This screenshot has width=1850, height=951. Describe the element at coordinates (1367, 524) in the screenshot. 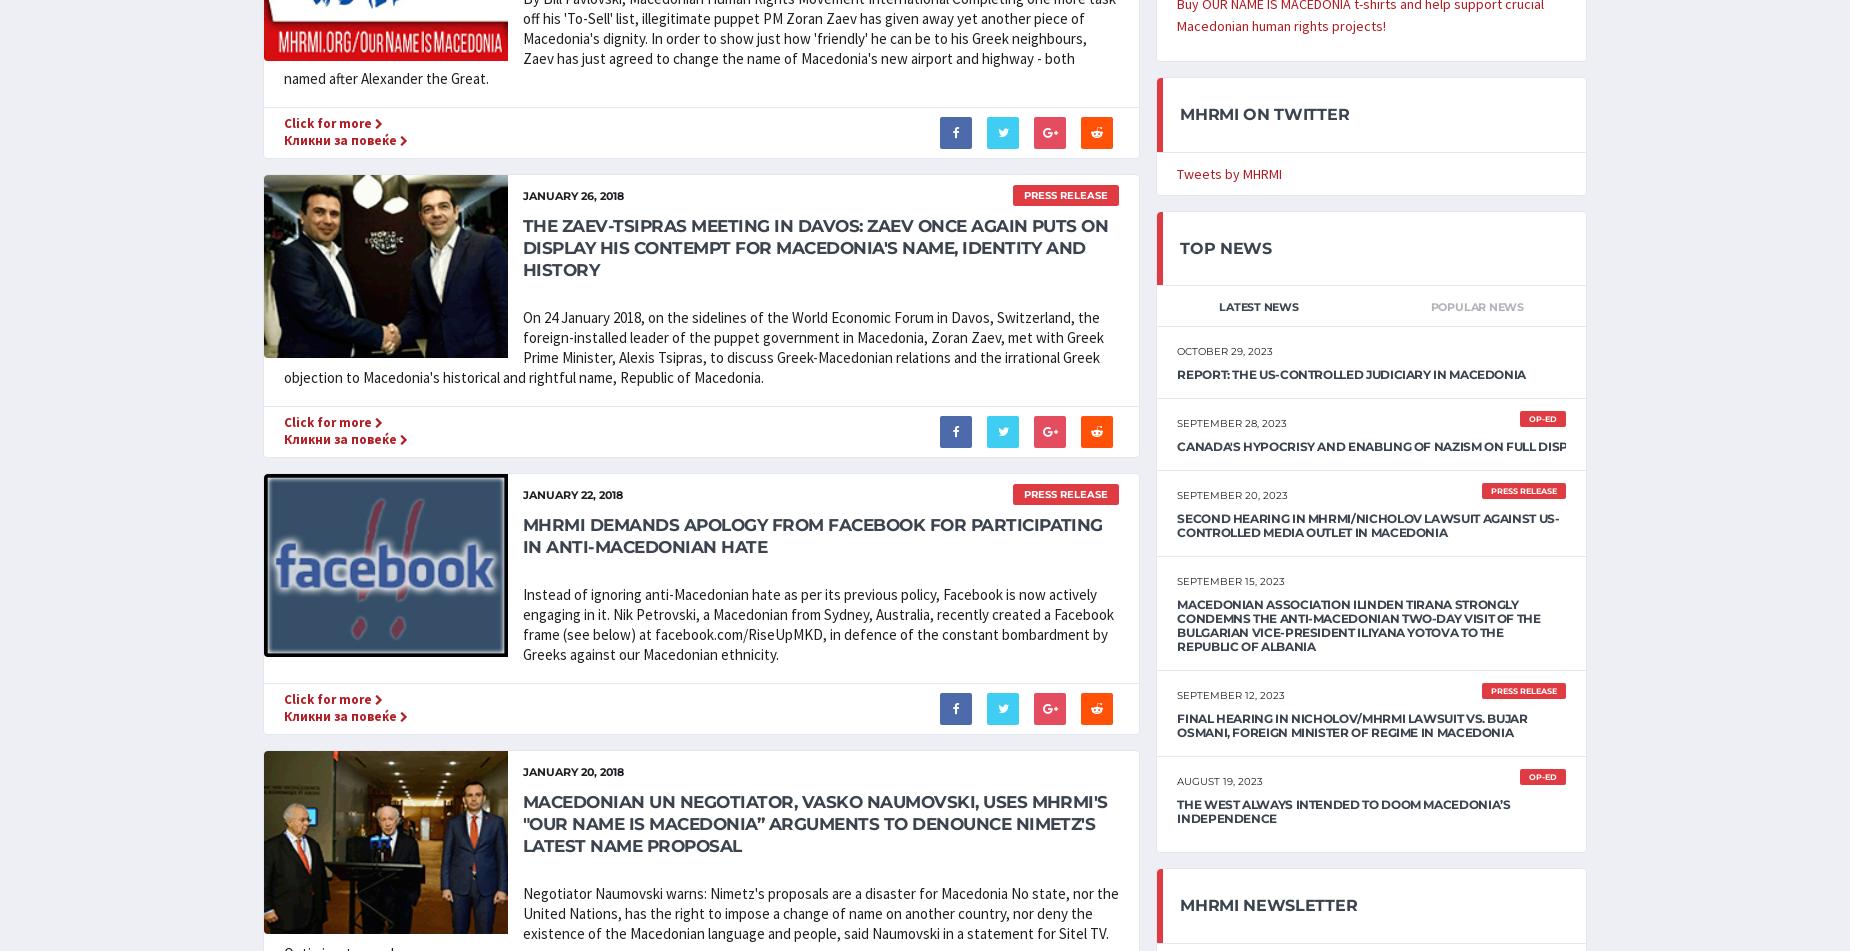

I see `'Second Hearing in MHRMI/Nicholov Lawsuit Against US-Controlled Media Outlet in Macedonia'` at that location.